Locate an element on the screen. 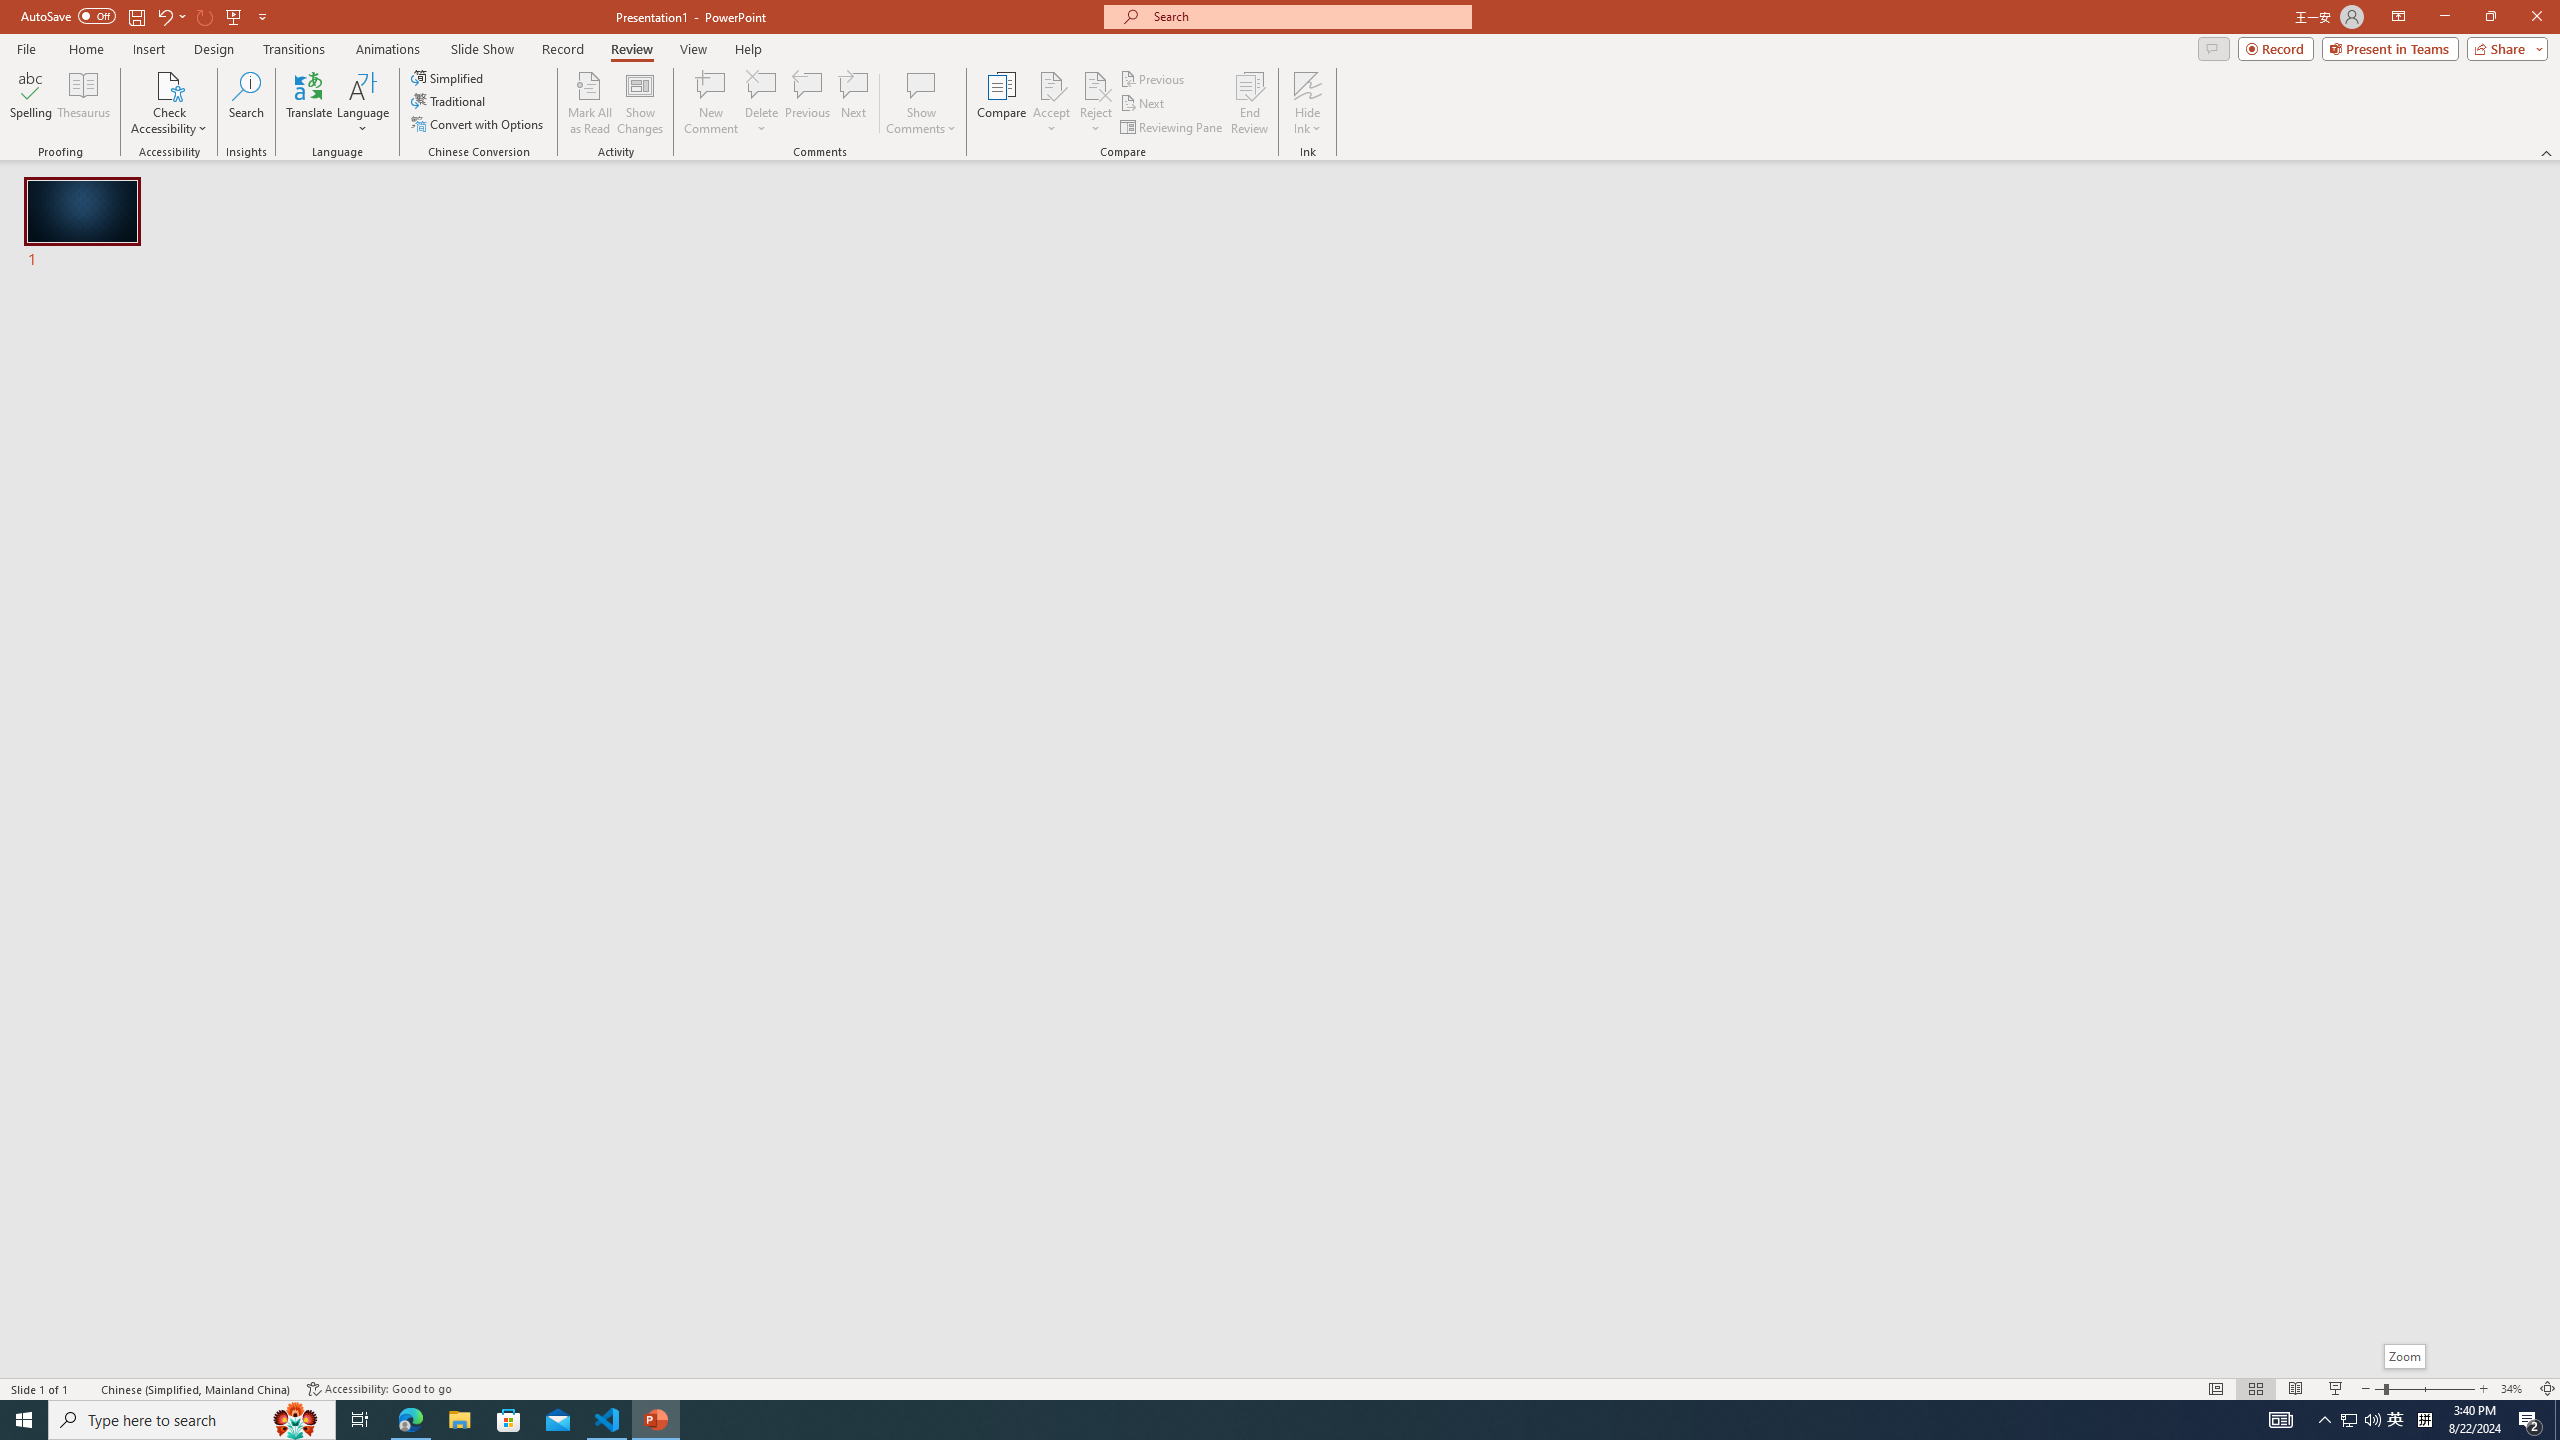 This screenshot has height=1440, width=2560. 'Thesaurus...' is located at coordinates (82, 103).